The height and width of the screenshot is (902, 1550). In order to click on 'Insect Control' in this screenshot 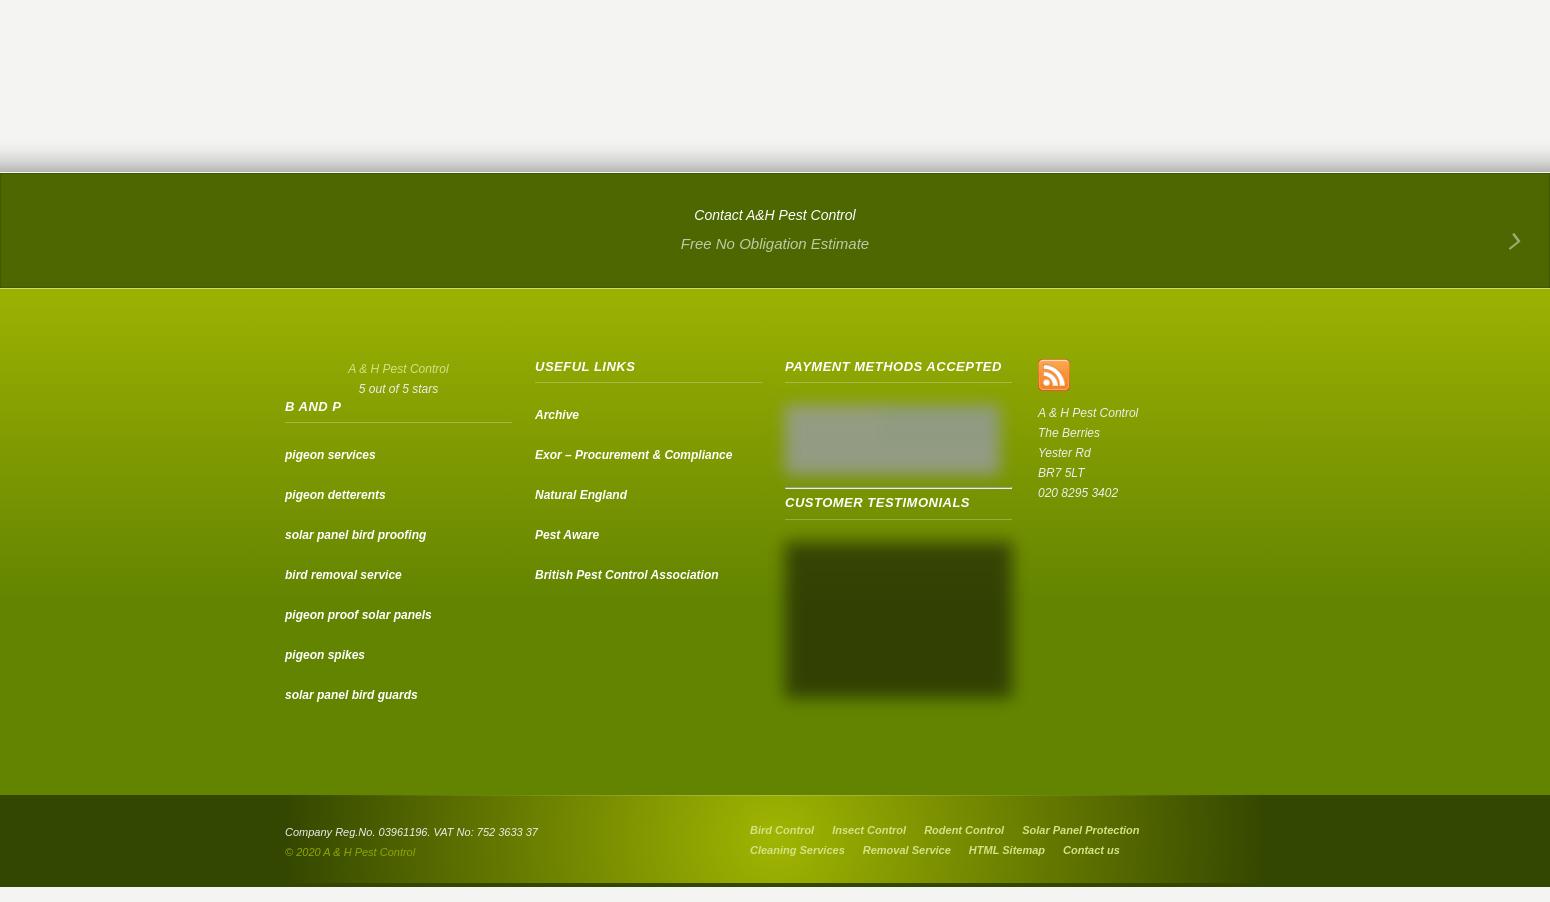, I will do `click(868, 830)`.